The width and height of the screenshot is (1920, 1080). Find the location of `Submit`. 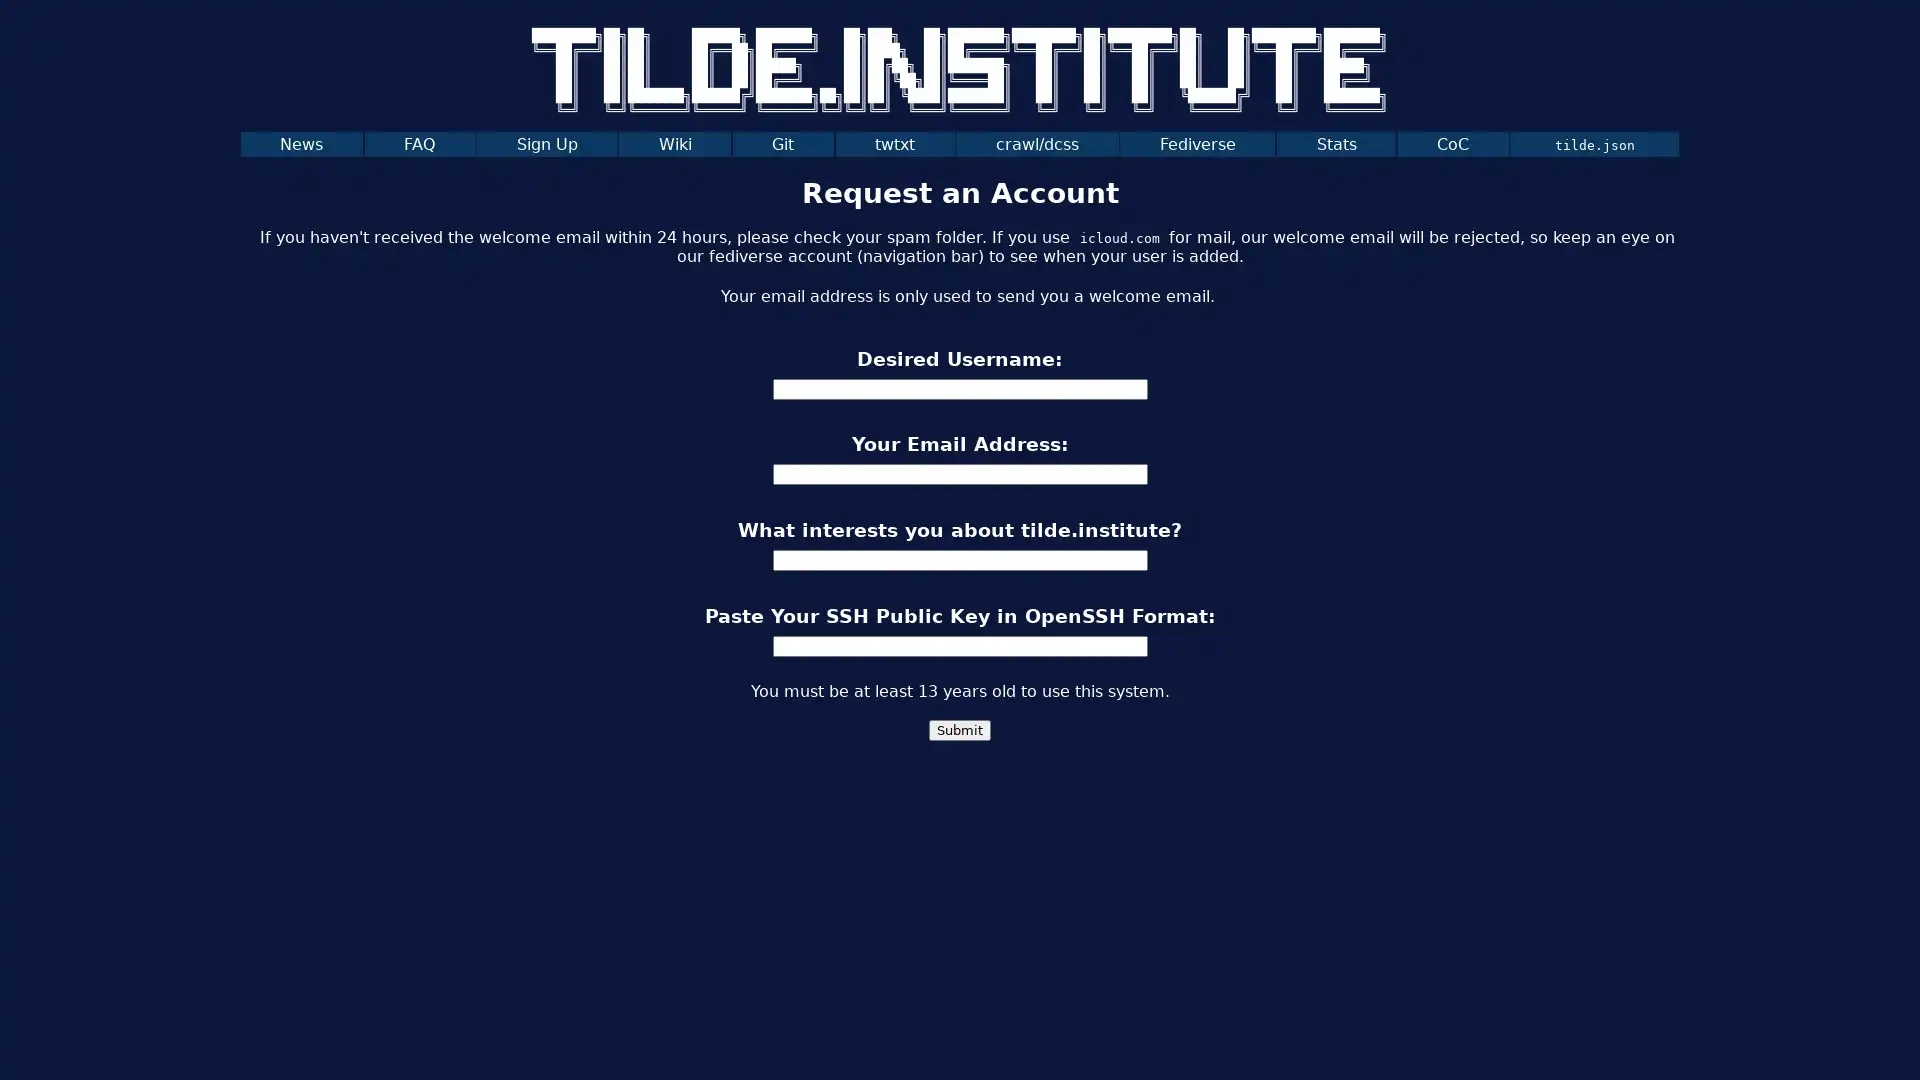

Submit is located at coordinates (960, 730).